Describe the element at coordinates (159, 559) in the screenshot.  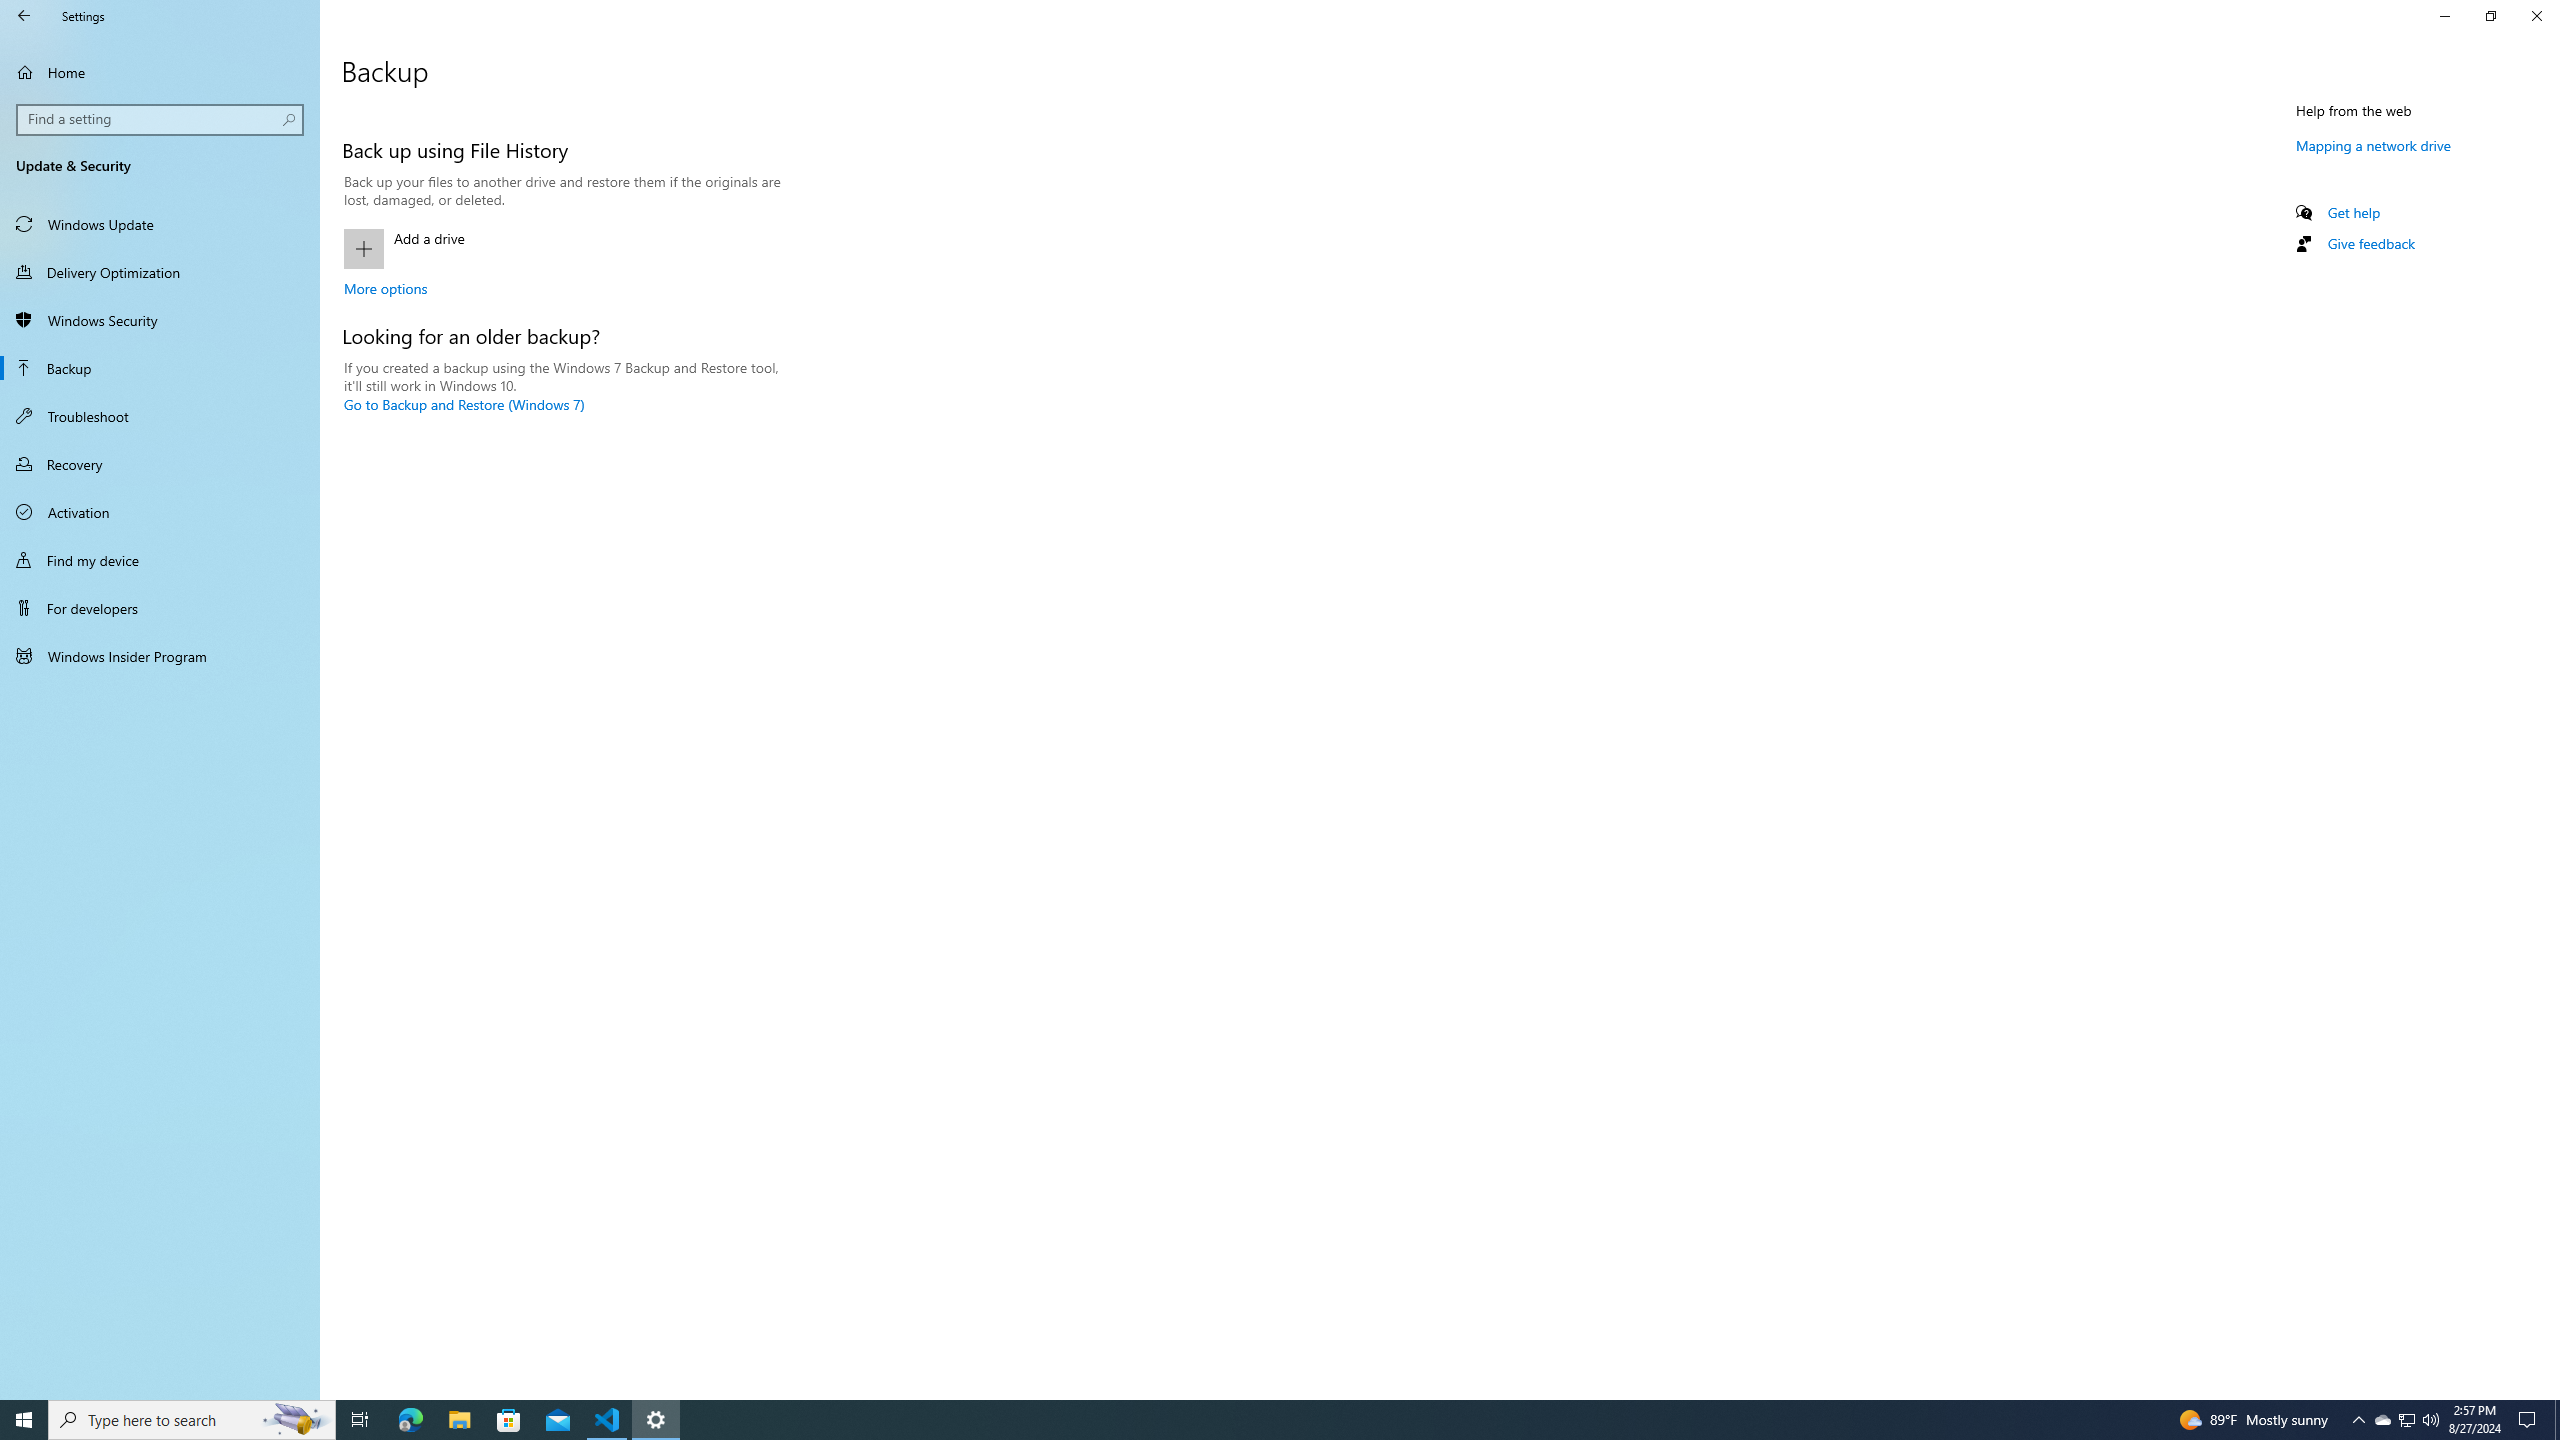
I see `'Find my device'` at that location.